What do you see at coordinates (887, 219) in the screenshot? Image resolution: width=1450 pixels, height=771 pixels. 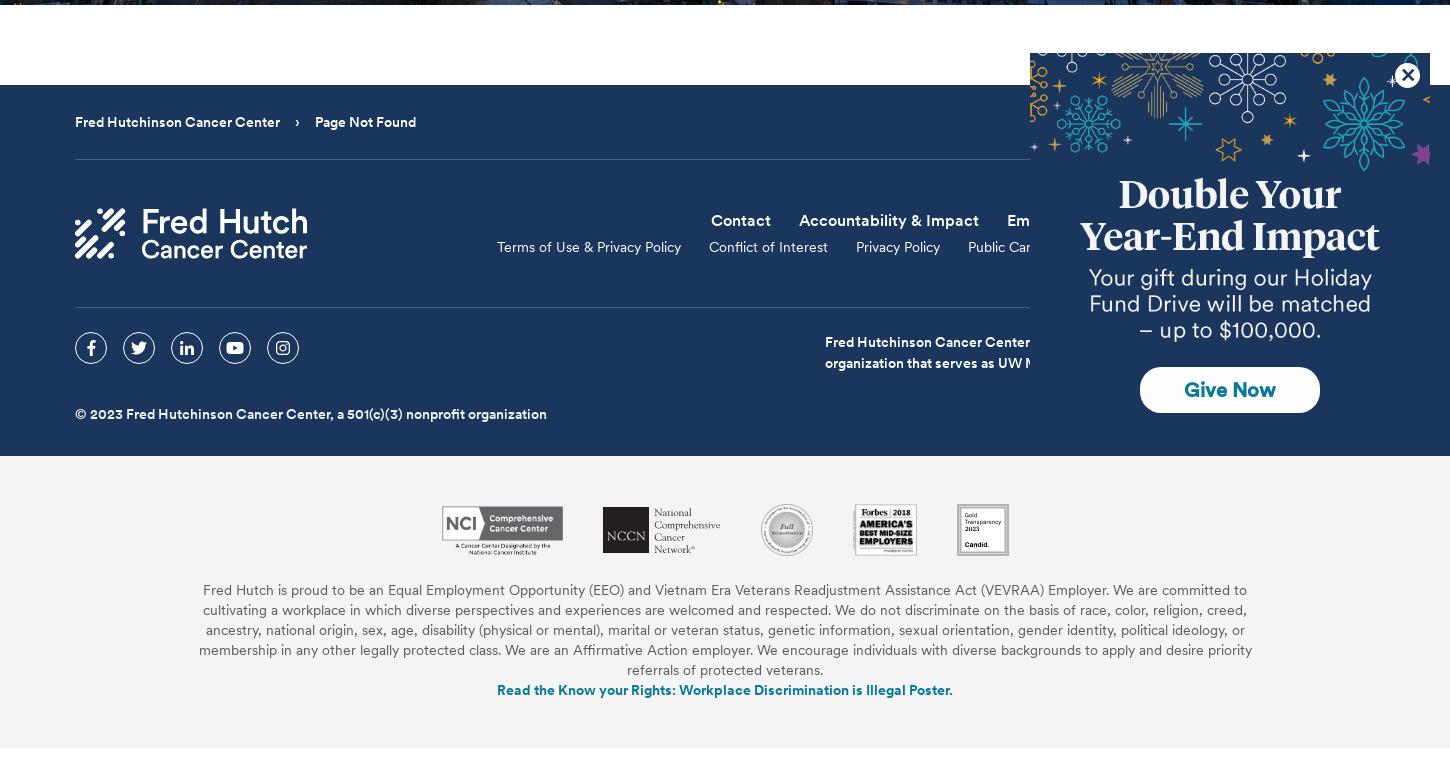 I see `'Accountability & Impact'` at bounding box center [887, 219].